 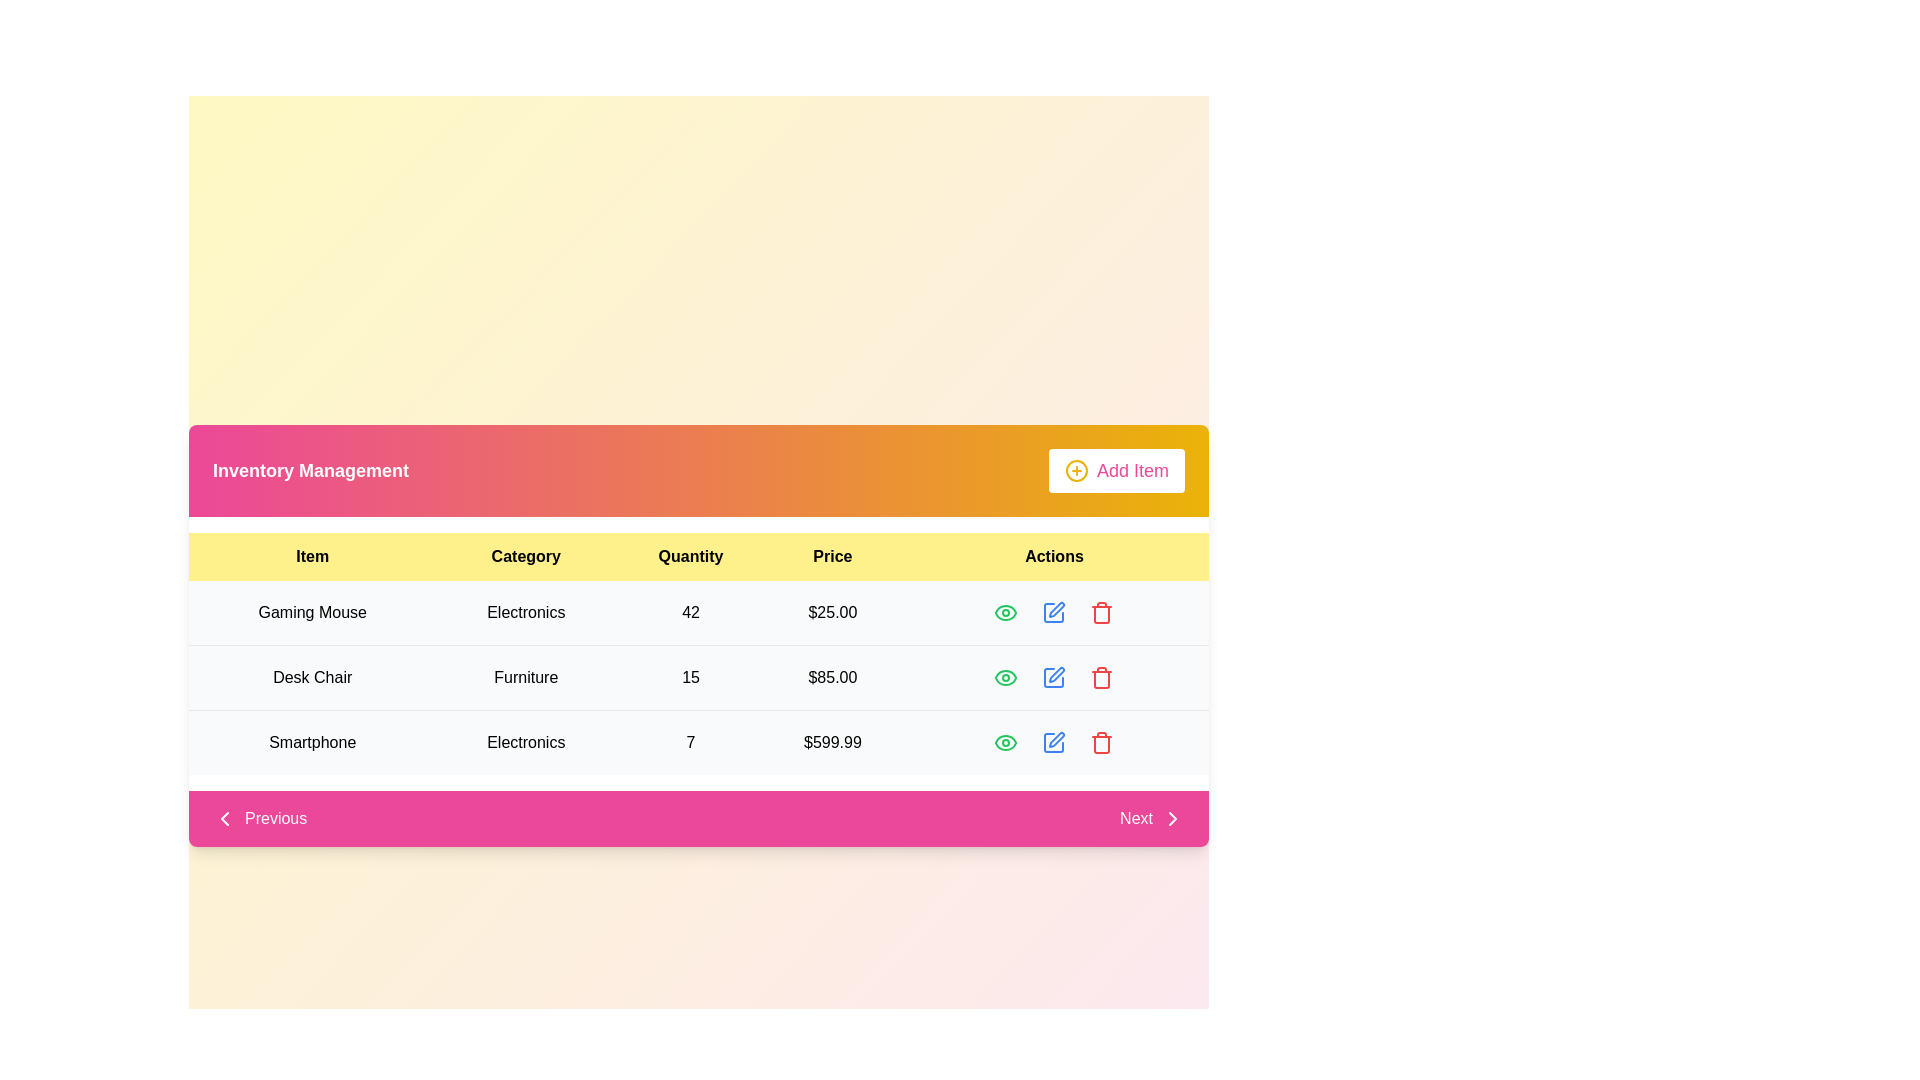 What do you see at coordinates (1053, 612) in the screenshot?
I see `the blue pen icon in the Action Button Group for the 'Gaming Mouse' item` at bounding box center [1053, 612].